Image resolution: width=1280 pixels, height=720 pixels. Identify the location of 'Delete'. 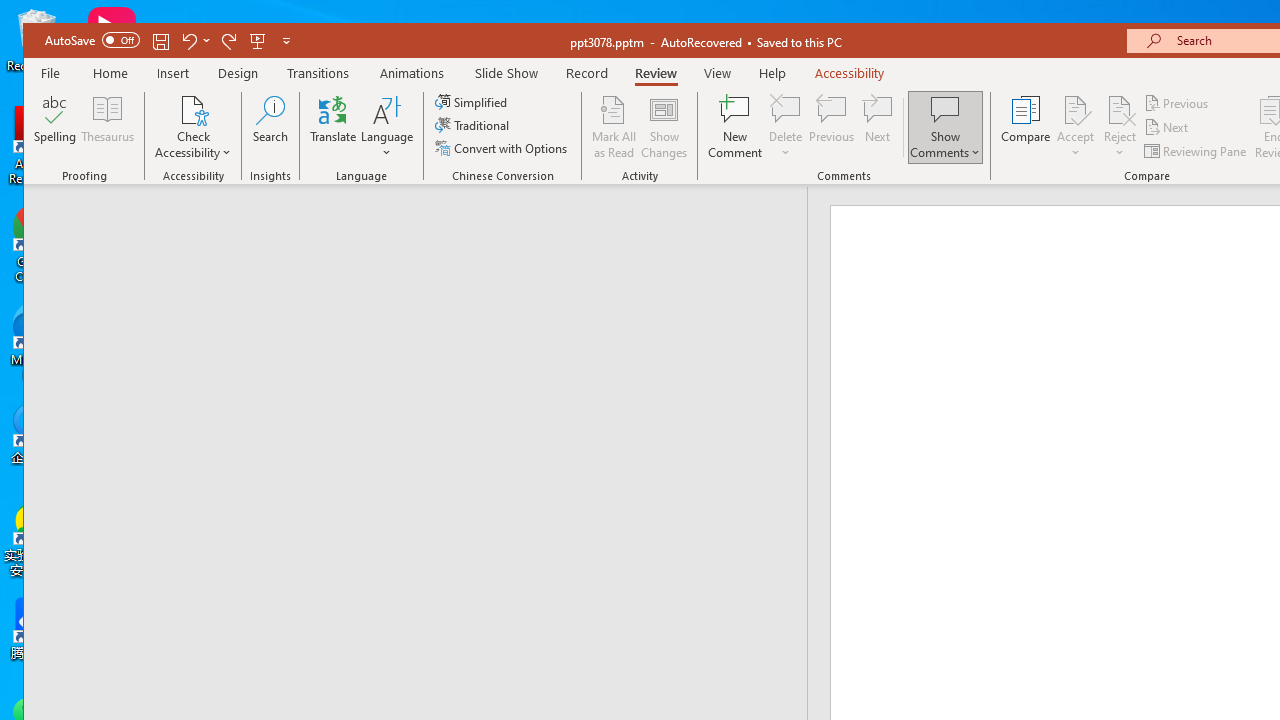
(784, 127).